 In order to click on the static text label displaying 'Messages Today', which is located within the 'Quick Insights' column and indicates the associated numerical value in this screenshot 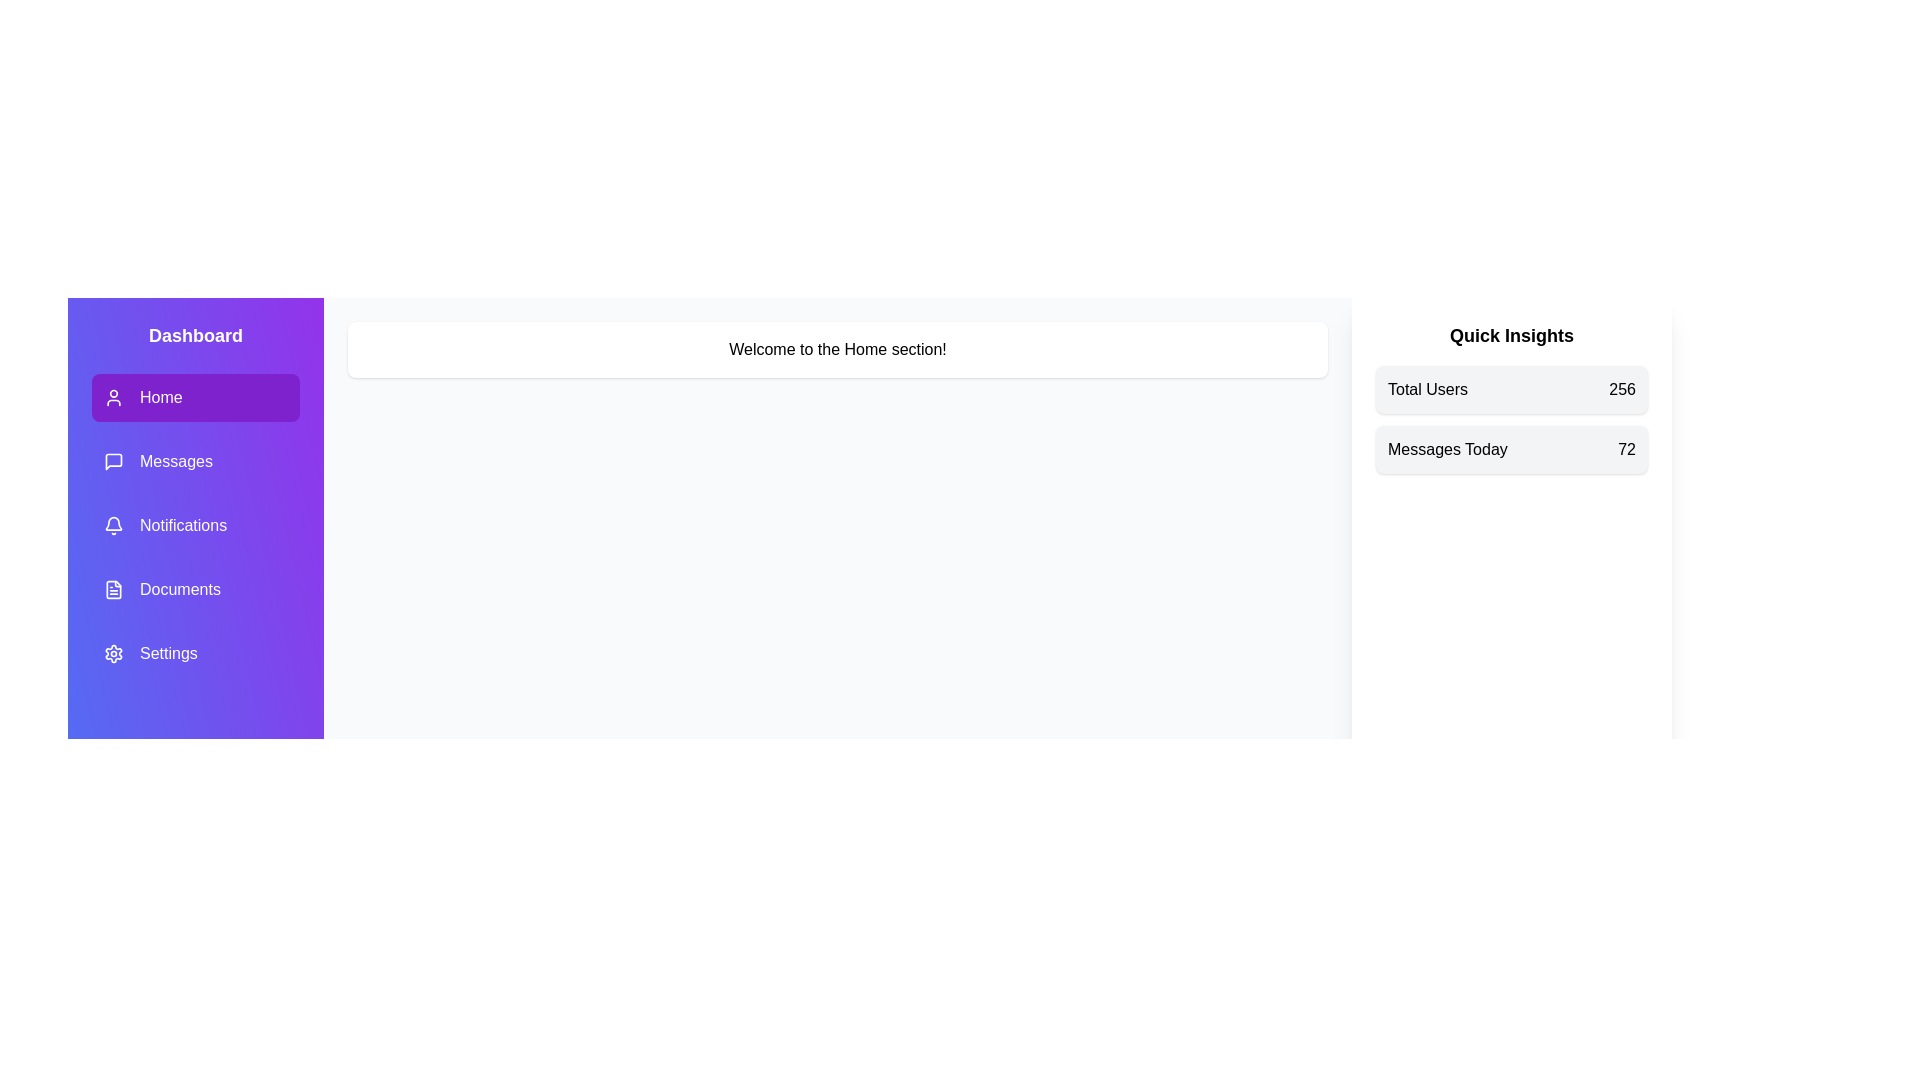, I will do `click(1447, 450)`.